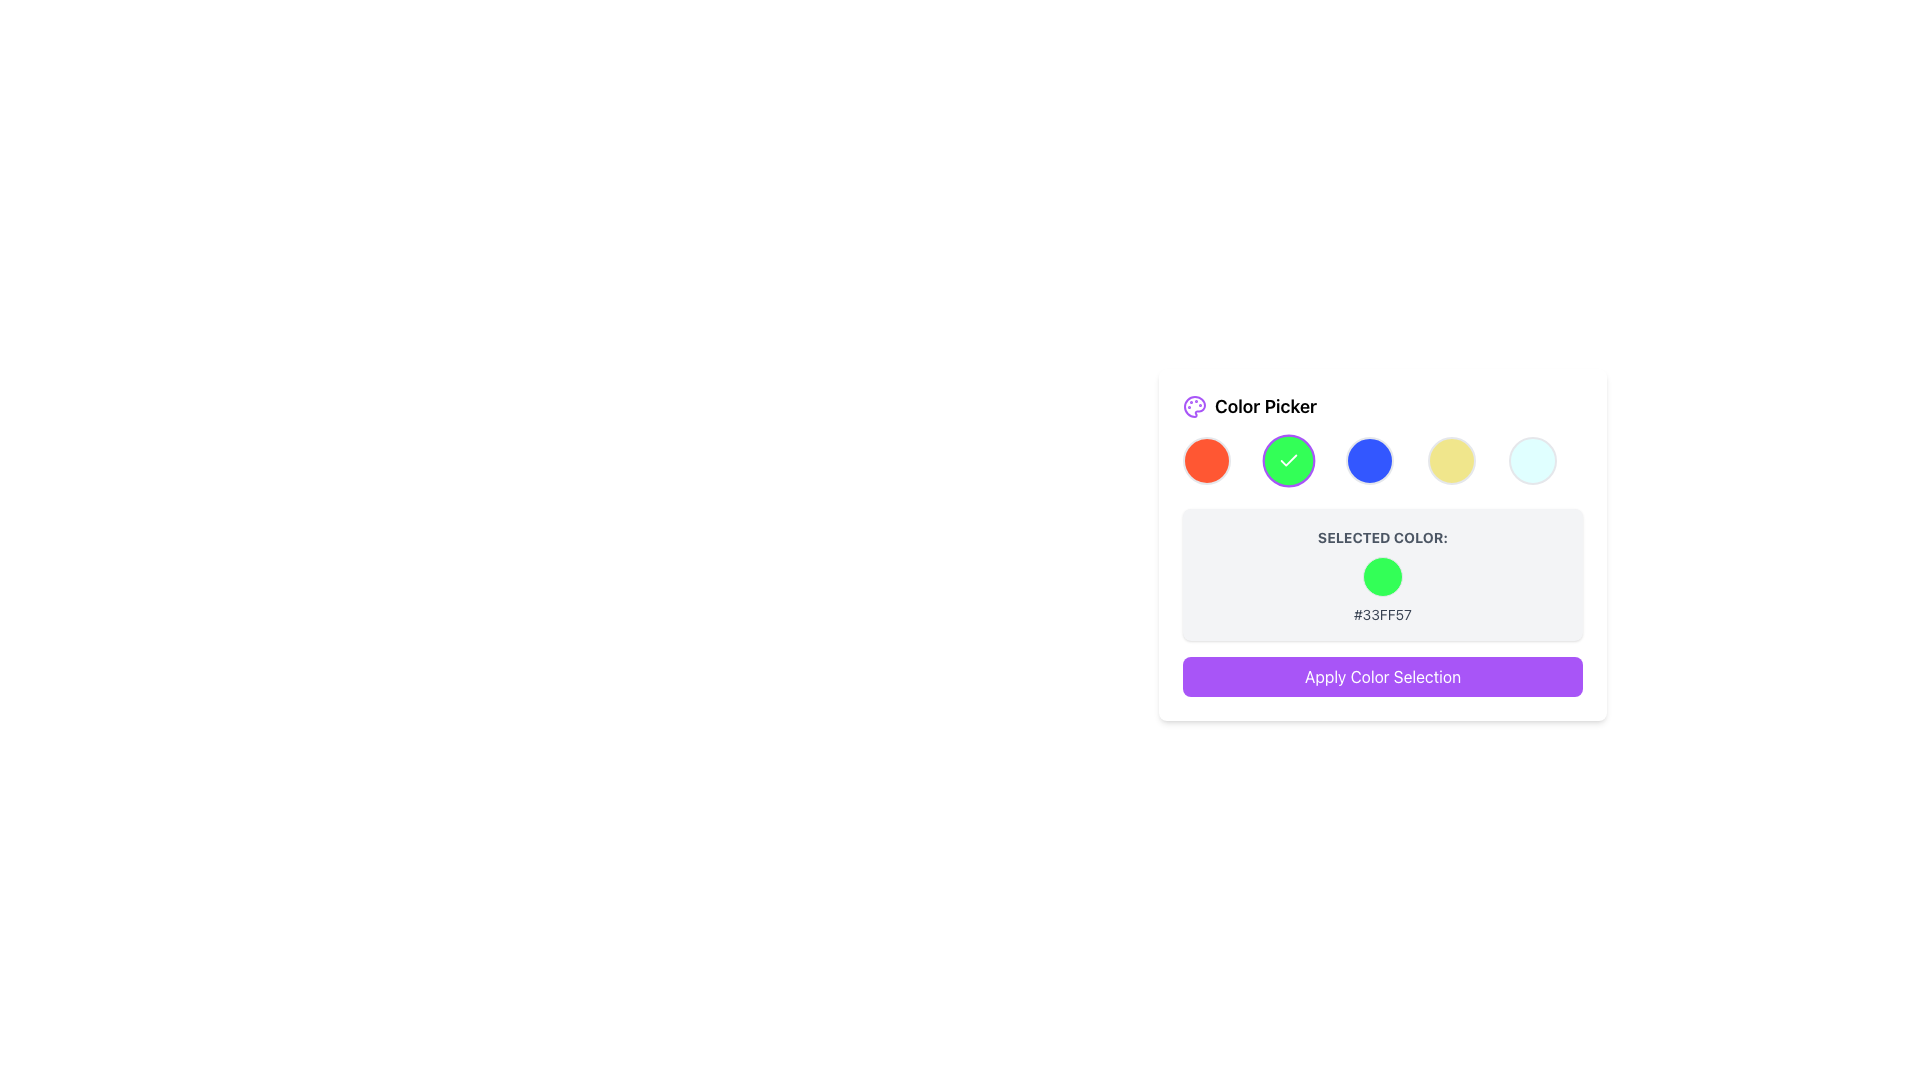 This screenshot has height=1080, width=1920. I want to click on the 'Color Picker' text-label with an adjacent purple palette icon, which is located at the top-left corner of the color selection interface, so click(1249, 406).